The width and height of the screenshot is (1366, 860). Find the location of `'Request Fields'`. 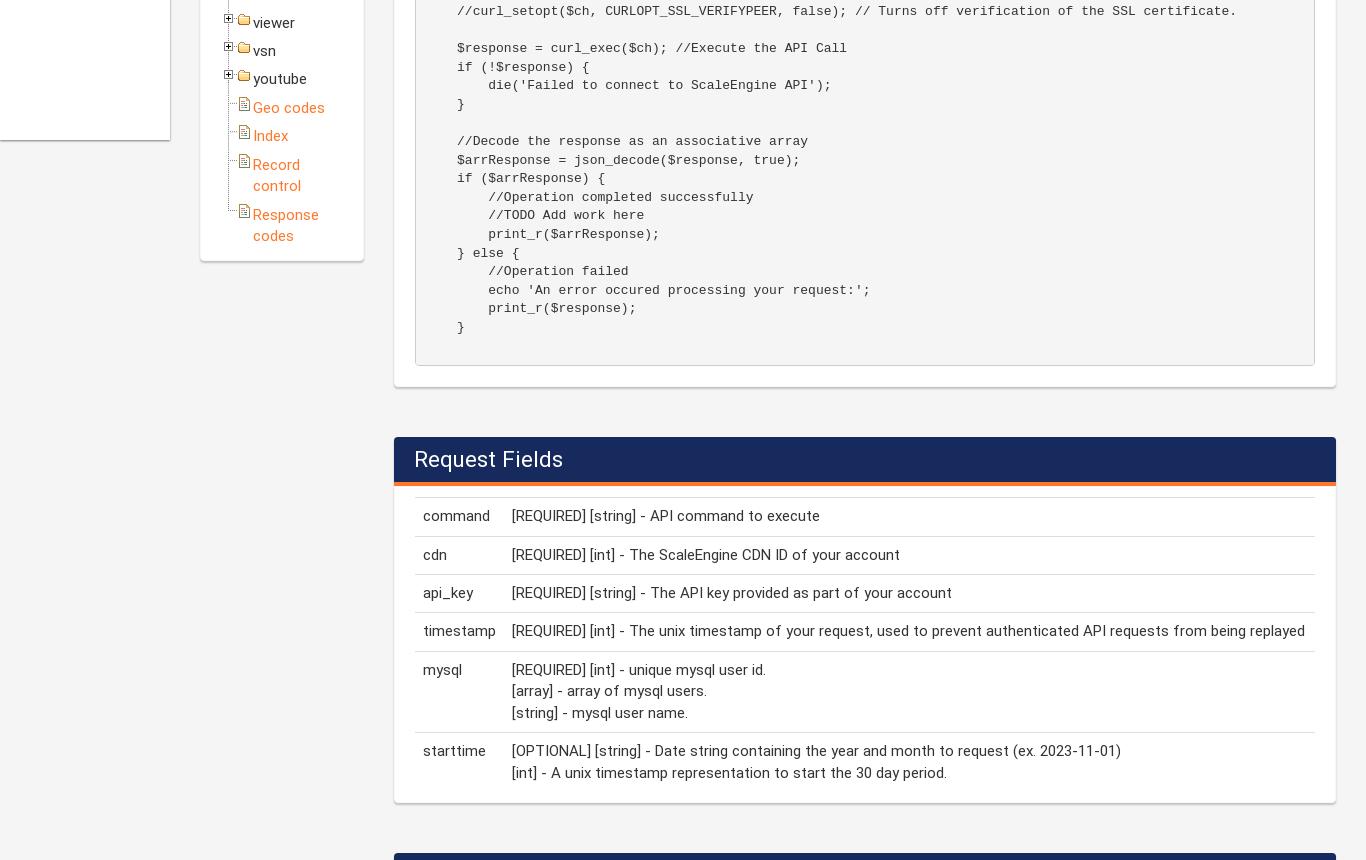

'Request Fields' is located at coordinates (488, 458).